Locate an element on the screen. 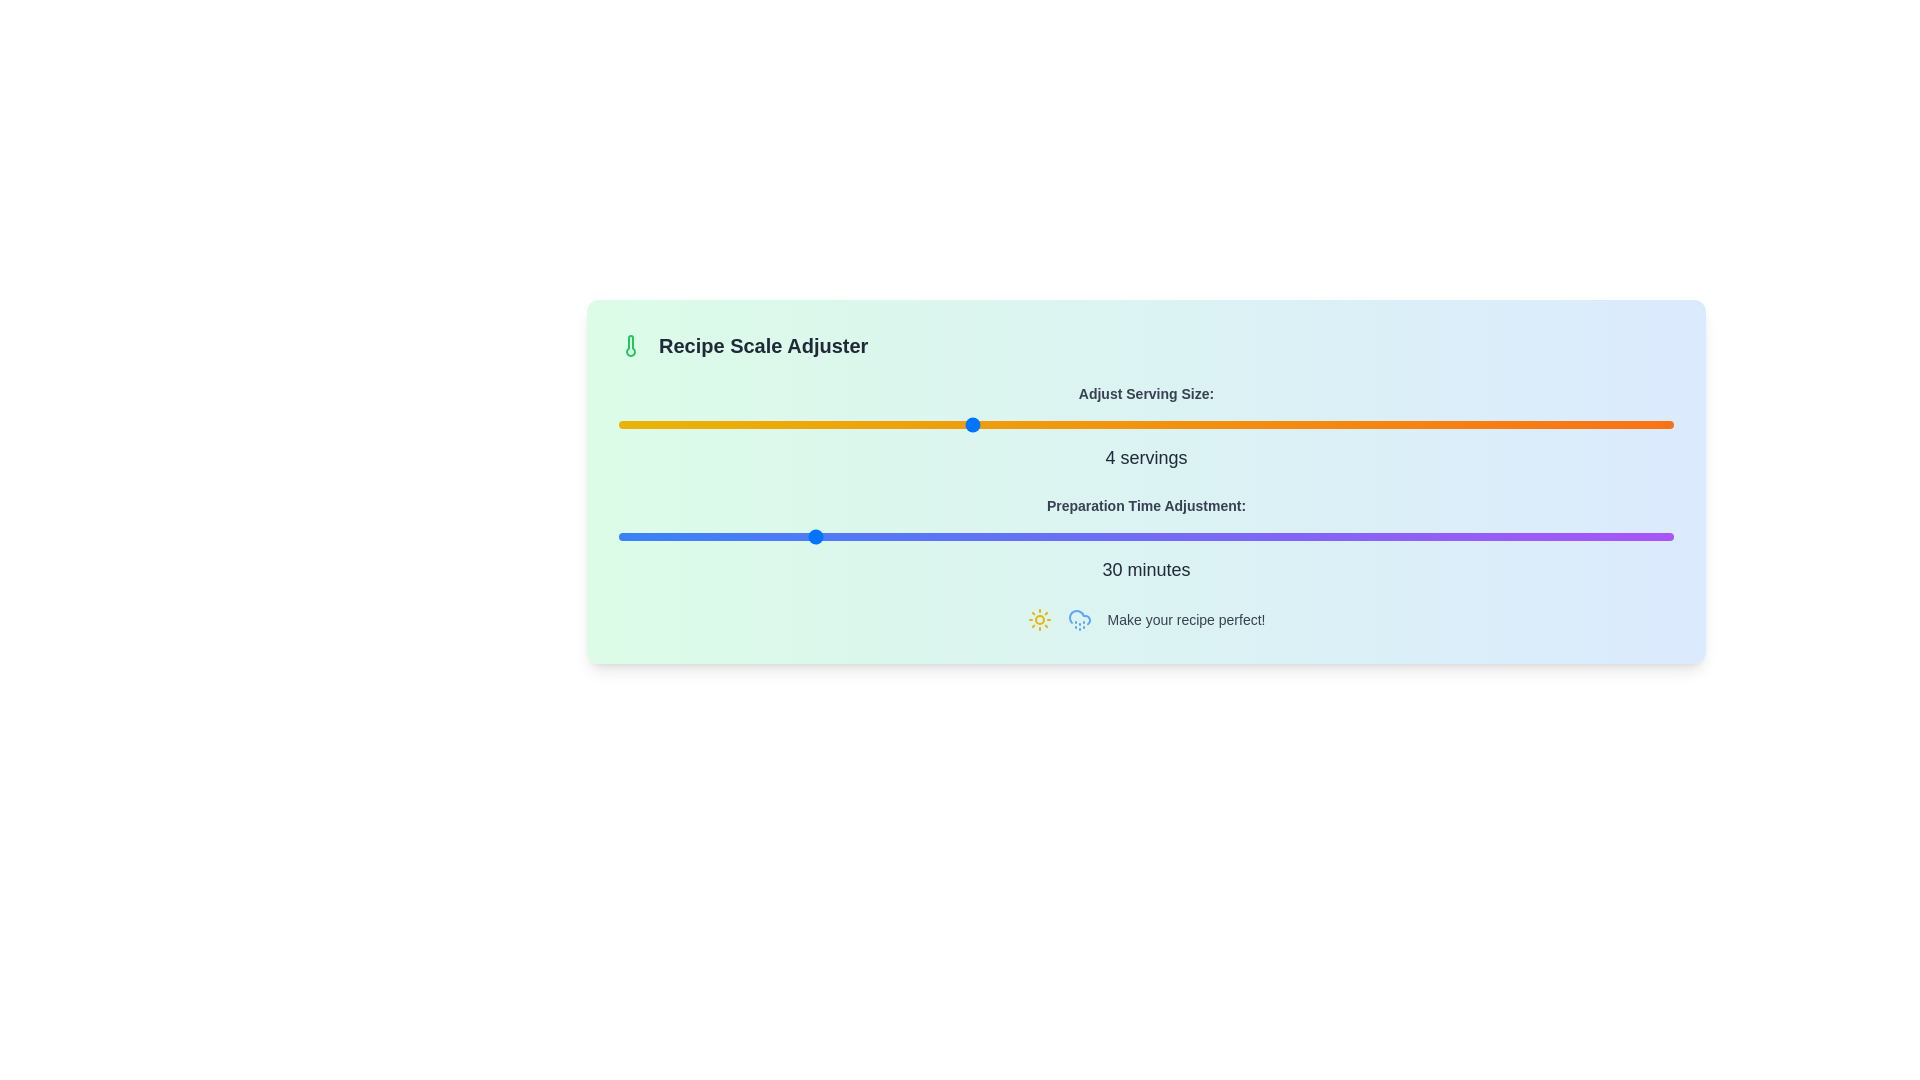 The height and width of the screenshot is (1080, 1920). the Decorative icon resembling a sun with rays, which is the first icon in the sequence located near the bottom of the card is located at coordinates (1039, 619).